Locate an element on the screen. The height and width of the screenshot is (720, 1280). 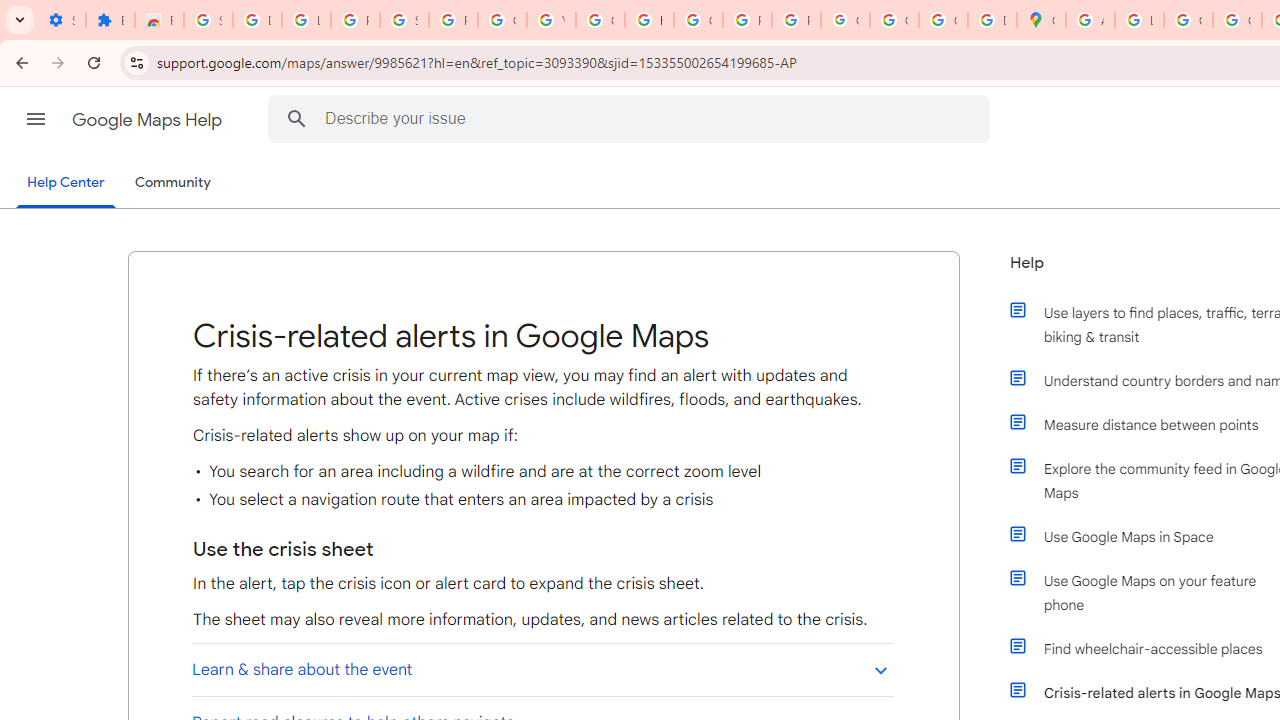
'Sign in - Google Accounts' is located at coordinates (208, 20).